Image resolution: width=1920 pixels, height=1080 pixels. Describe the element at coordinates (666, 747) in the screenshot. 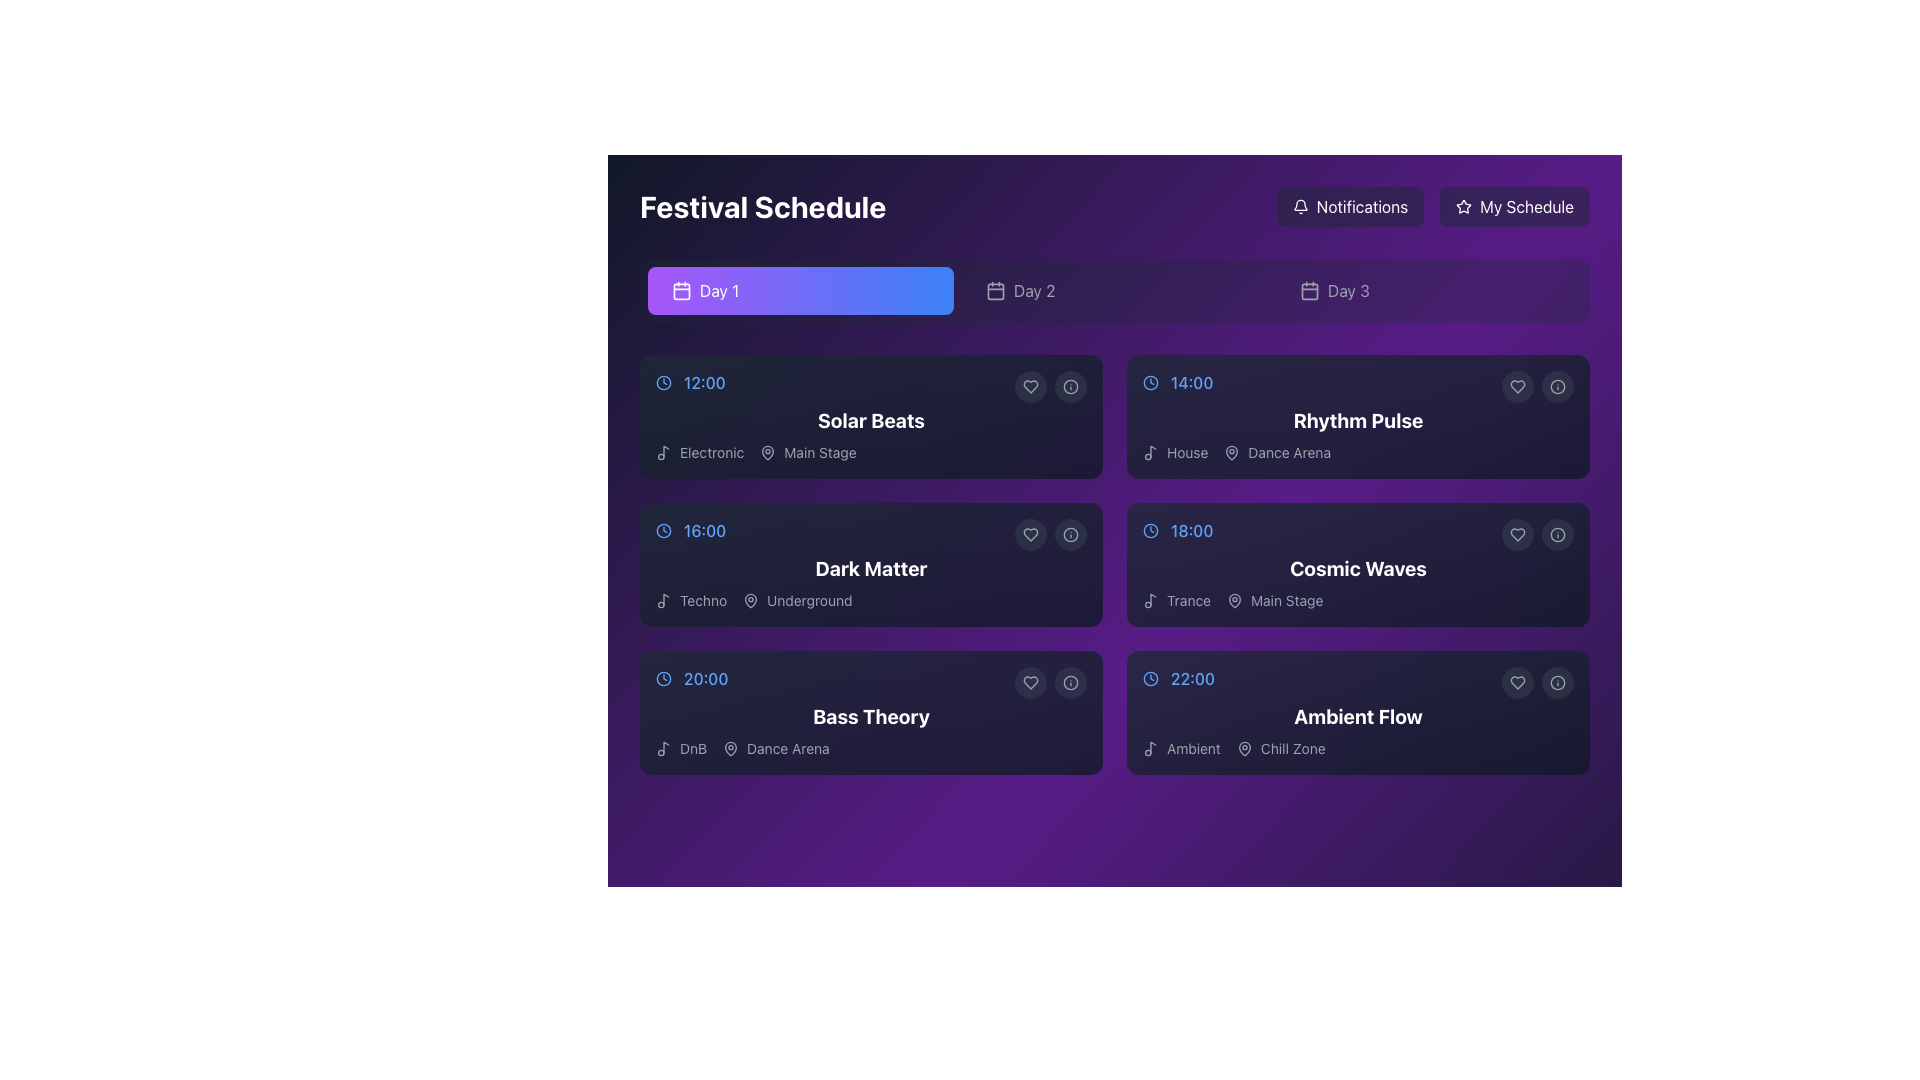

I see `the stylized musical note graphic element within the SVG music icon located to the left of the 'DnB' text in the '20:00 Bass Theory' section` at that location.